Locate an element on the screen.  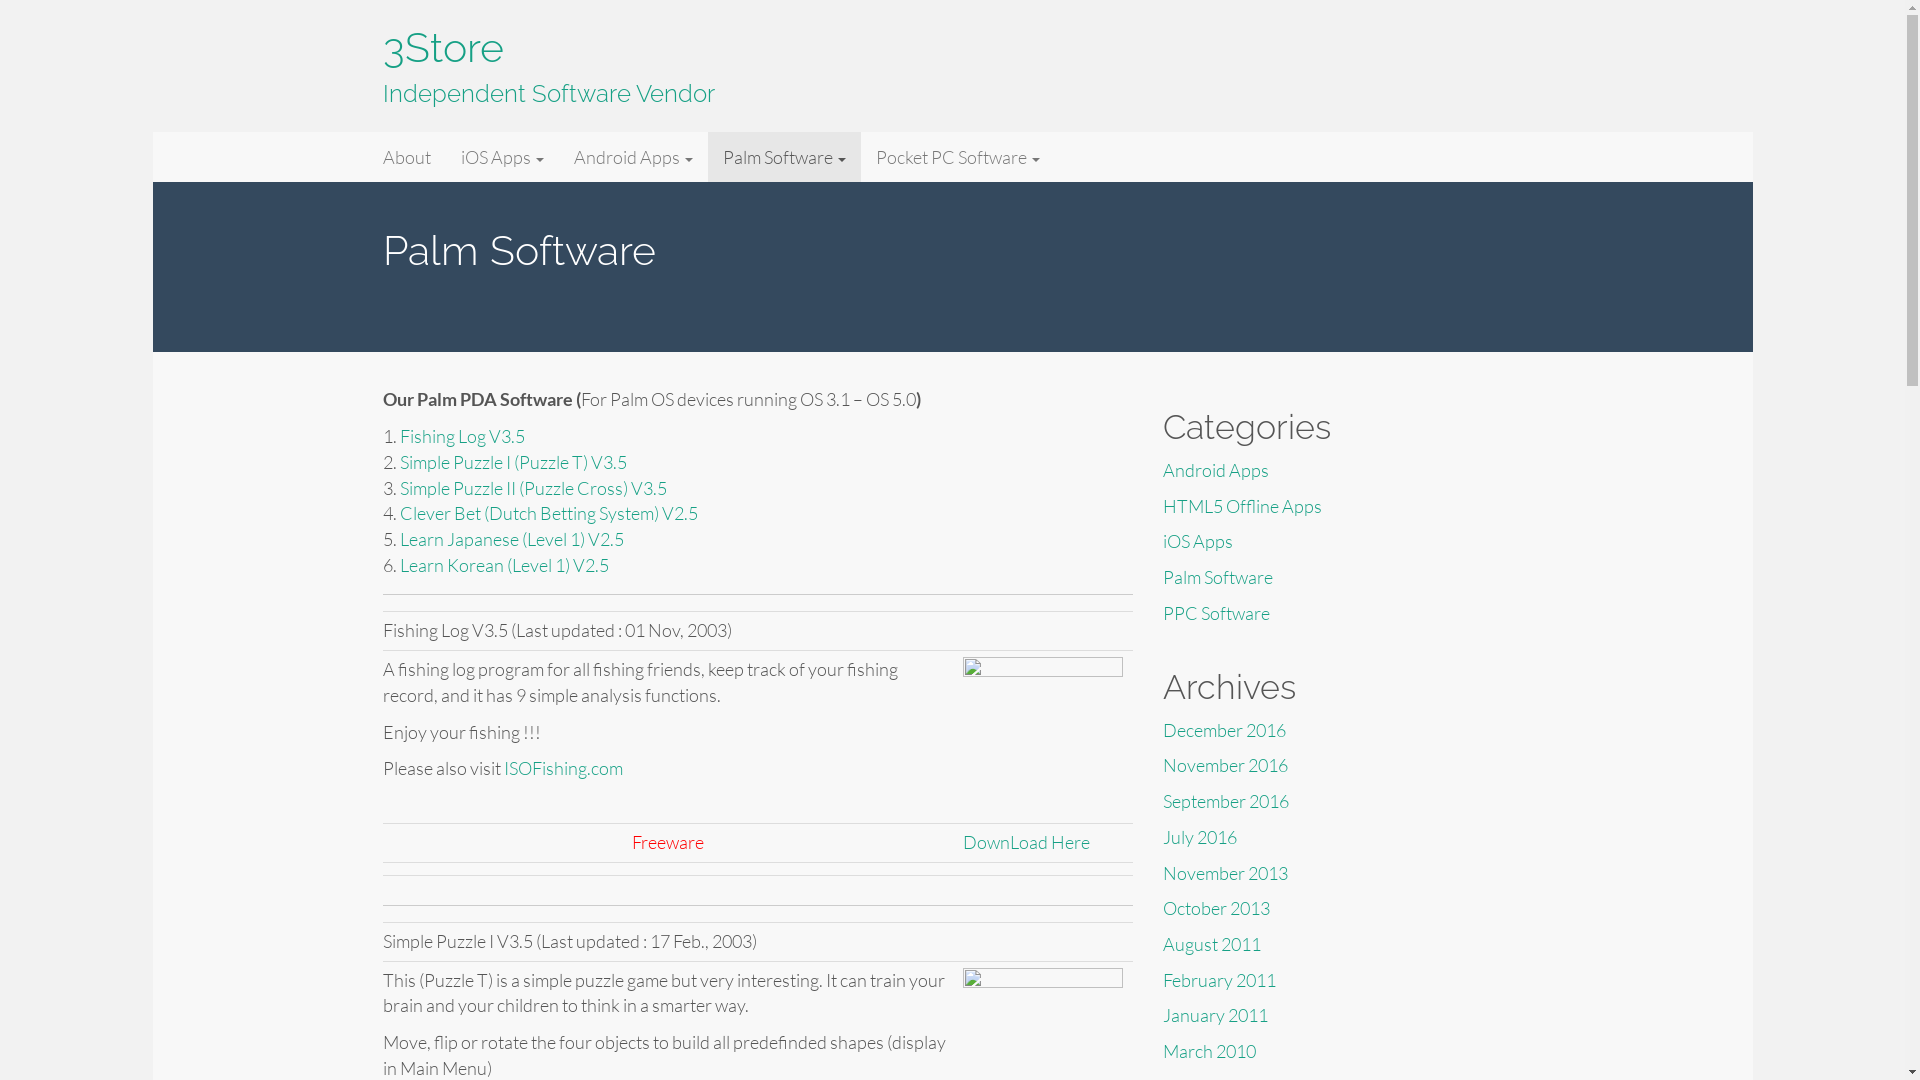
'HTML5 Offline Apps' is located at coordinates (1240, 504).